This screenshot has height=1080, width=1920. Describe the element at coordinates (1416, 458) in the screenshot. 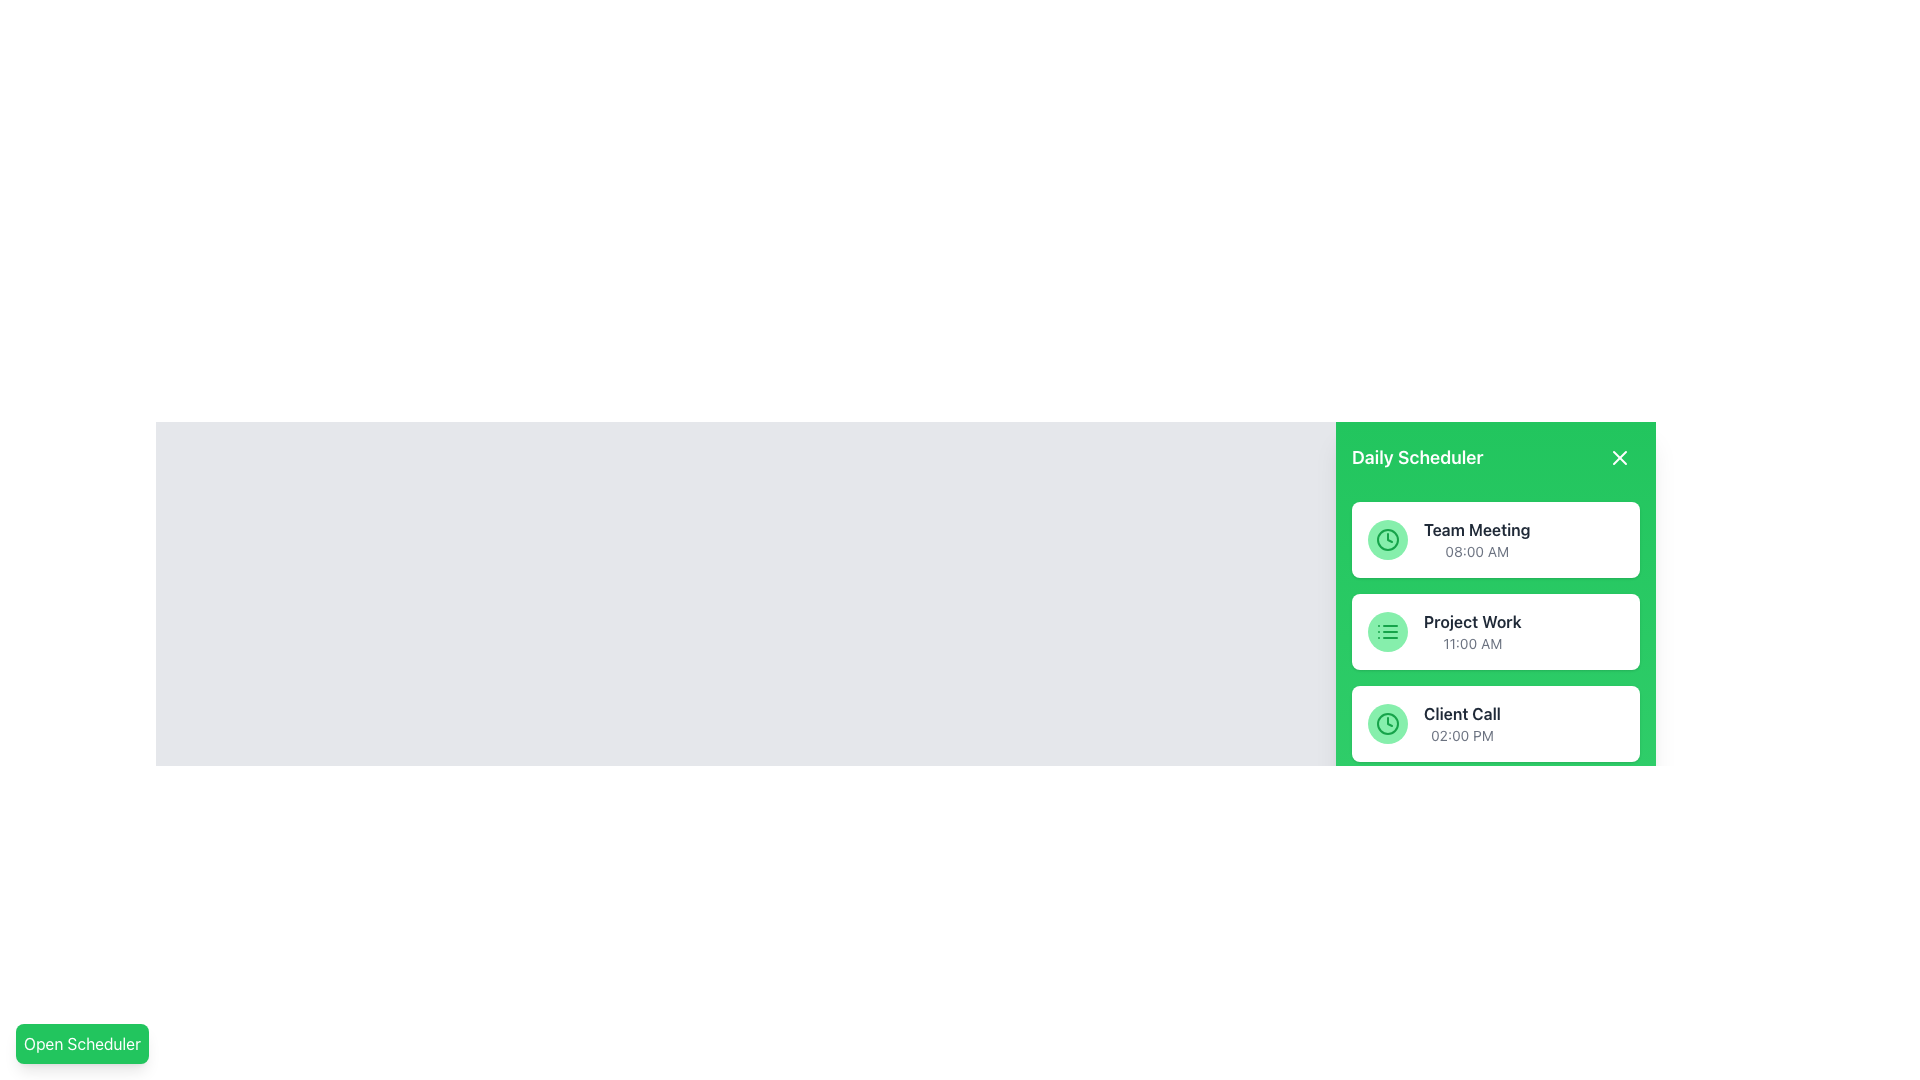

I see `the 'Daily Scheduler' text label, which is displayed in bold and larger font in the green header section of the sidebar panel` at that location.